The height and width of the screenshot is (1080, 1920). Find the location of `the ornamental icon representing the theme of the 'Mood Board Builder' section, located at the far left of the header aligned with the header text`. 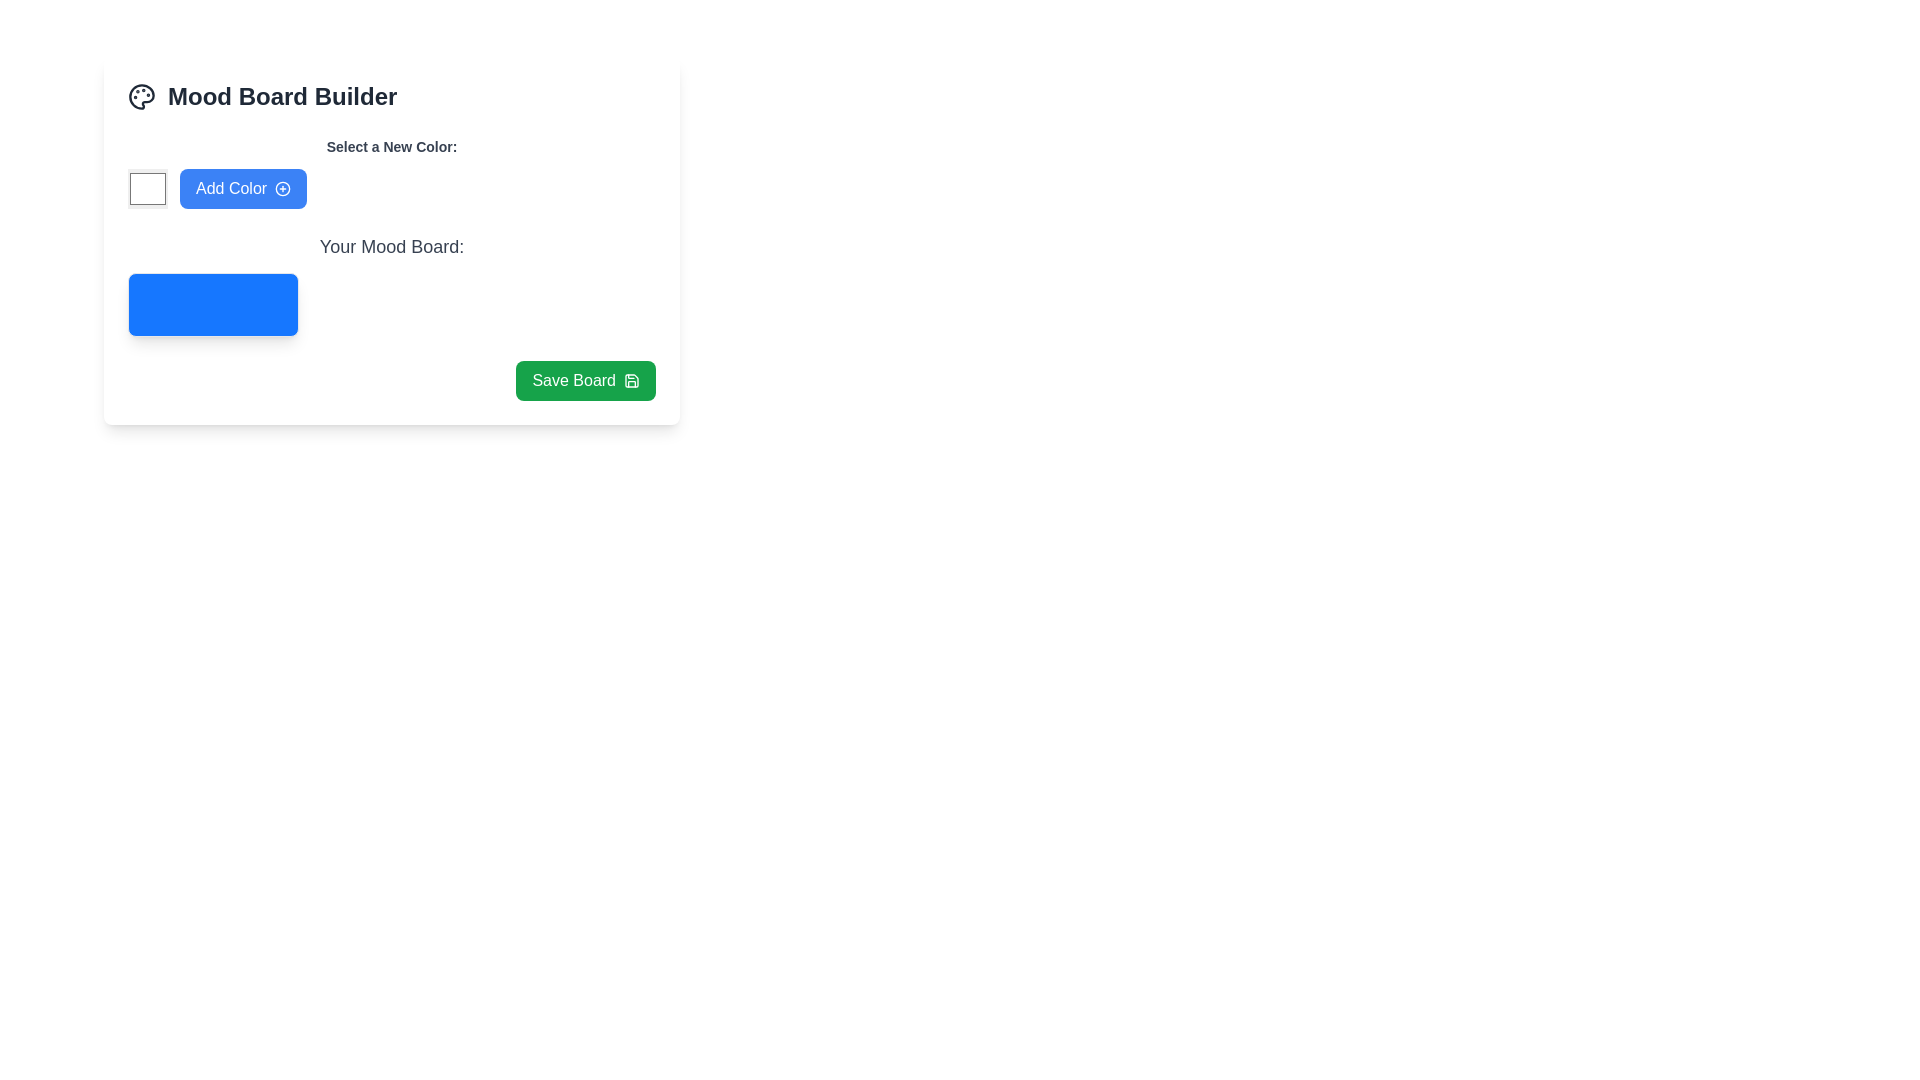

the ornamental icon representing the theme of the 'Mood Board Builder' section, located at the far left of the header aligned with the header text is located at coordinates (141, 96).